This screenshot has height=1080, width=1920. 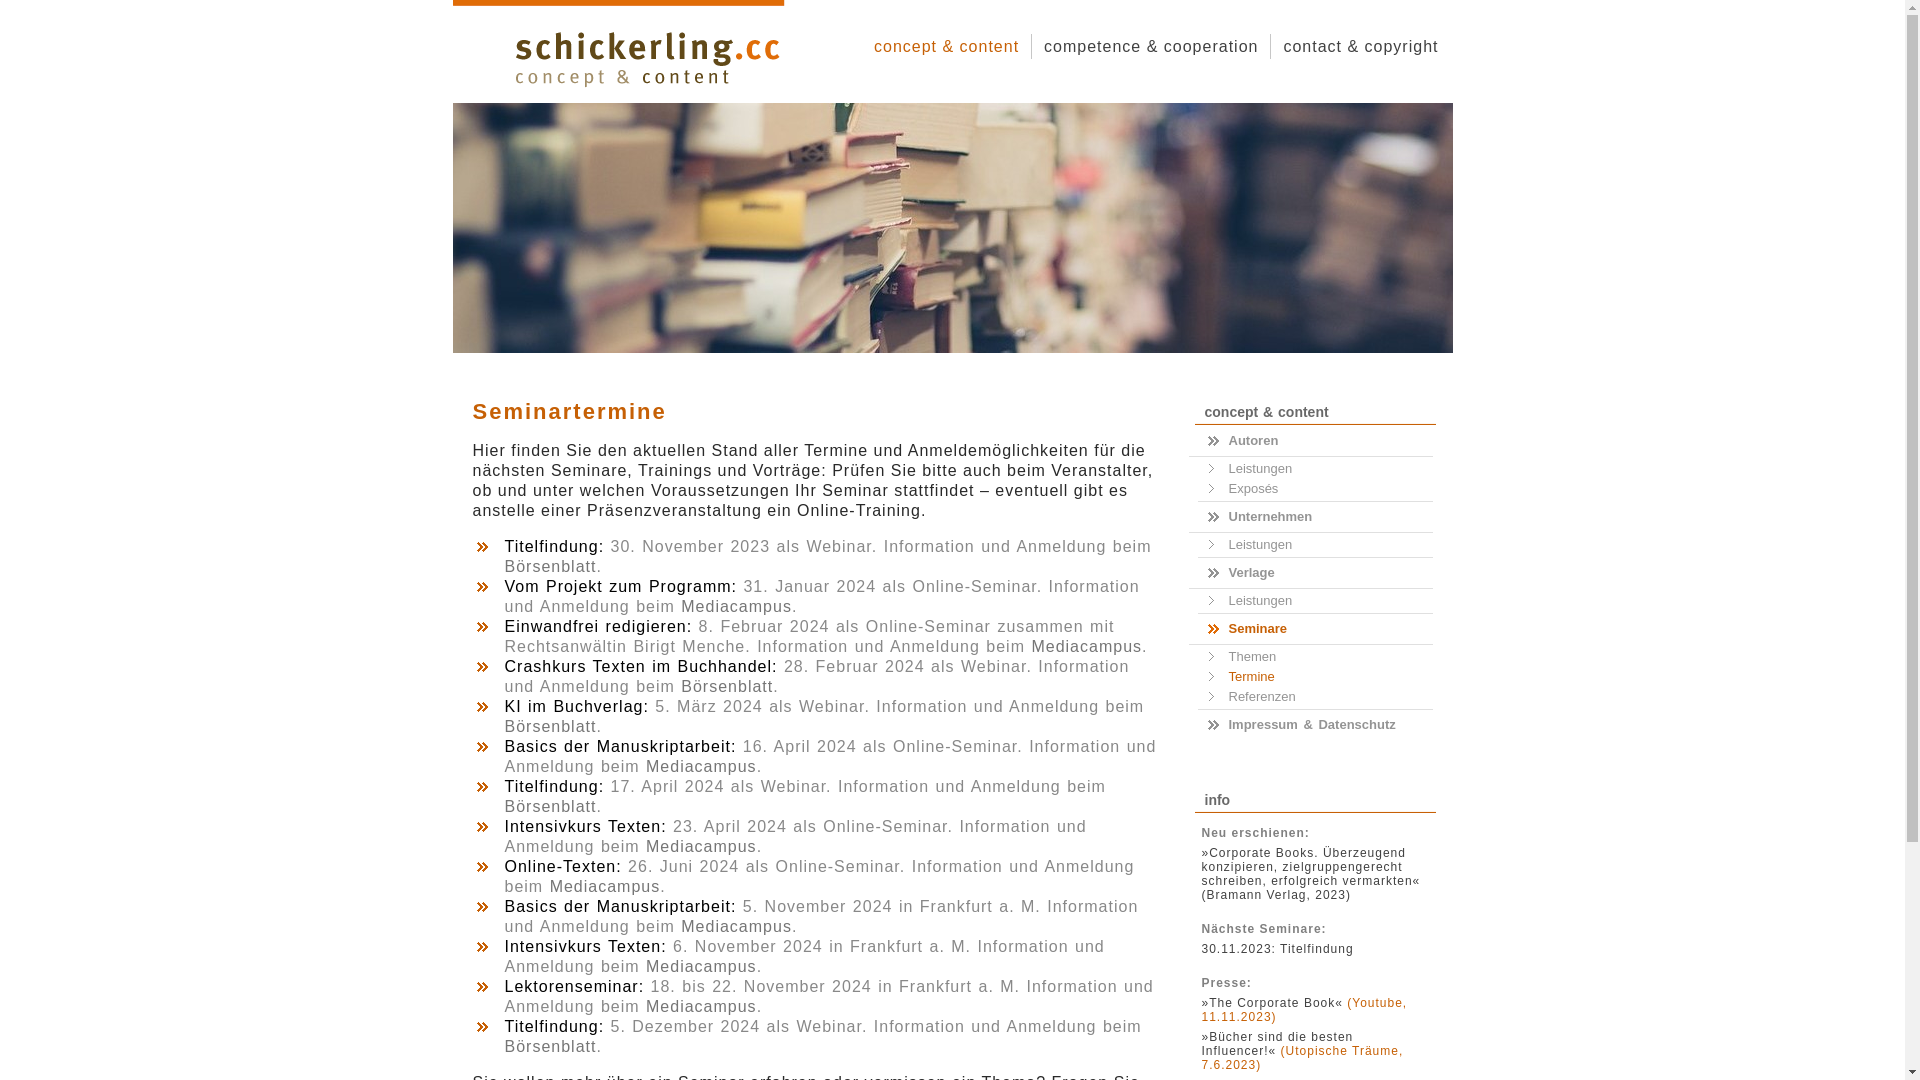 What do you see at coordinates (646, 57) in the screenshot?
I see `'schickerling-cc-logo'` at bounding box center [646, 57].